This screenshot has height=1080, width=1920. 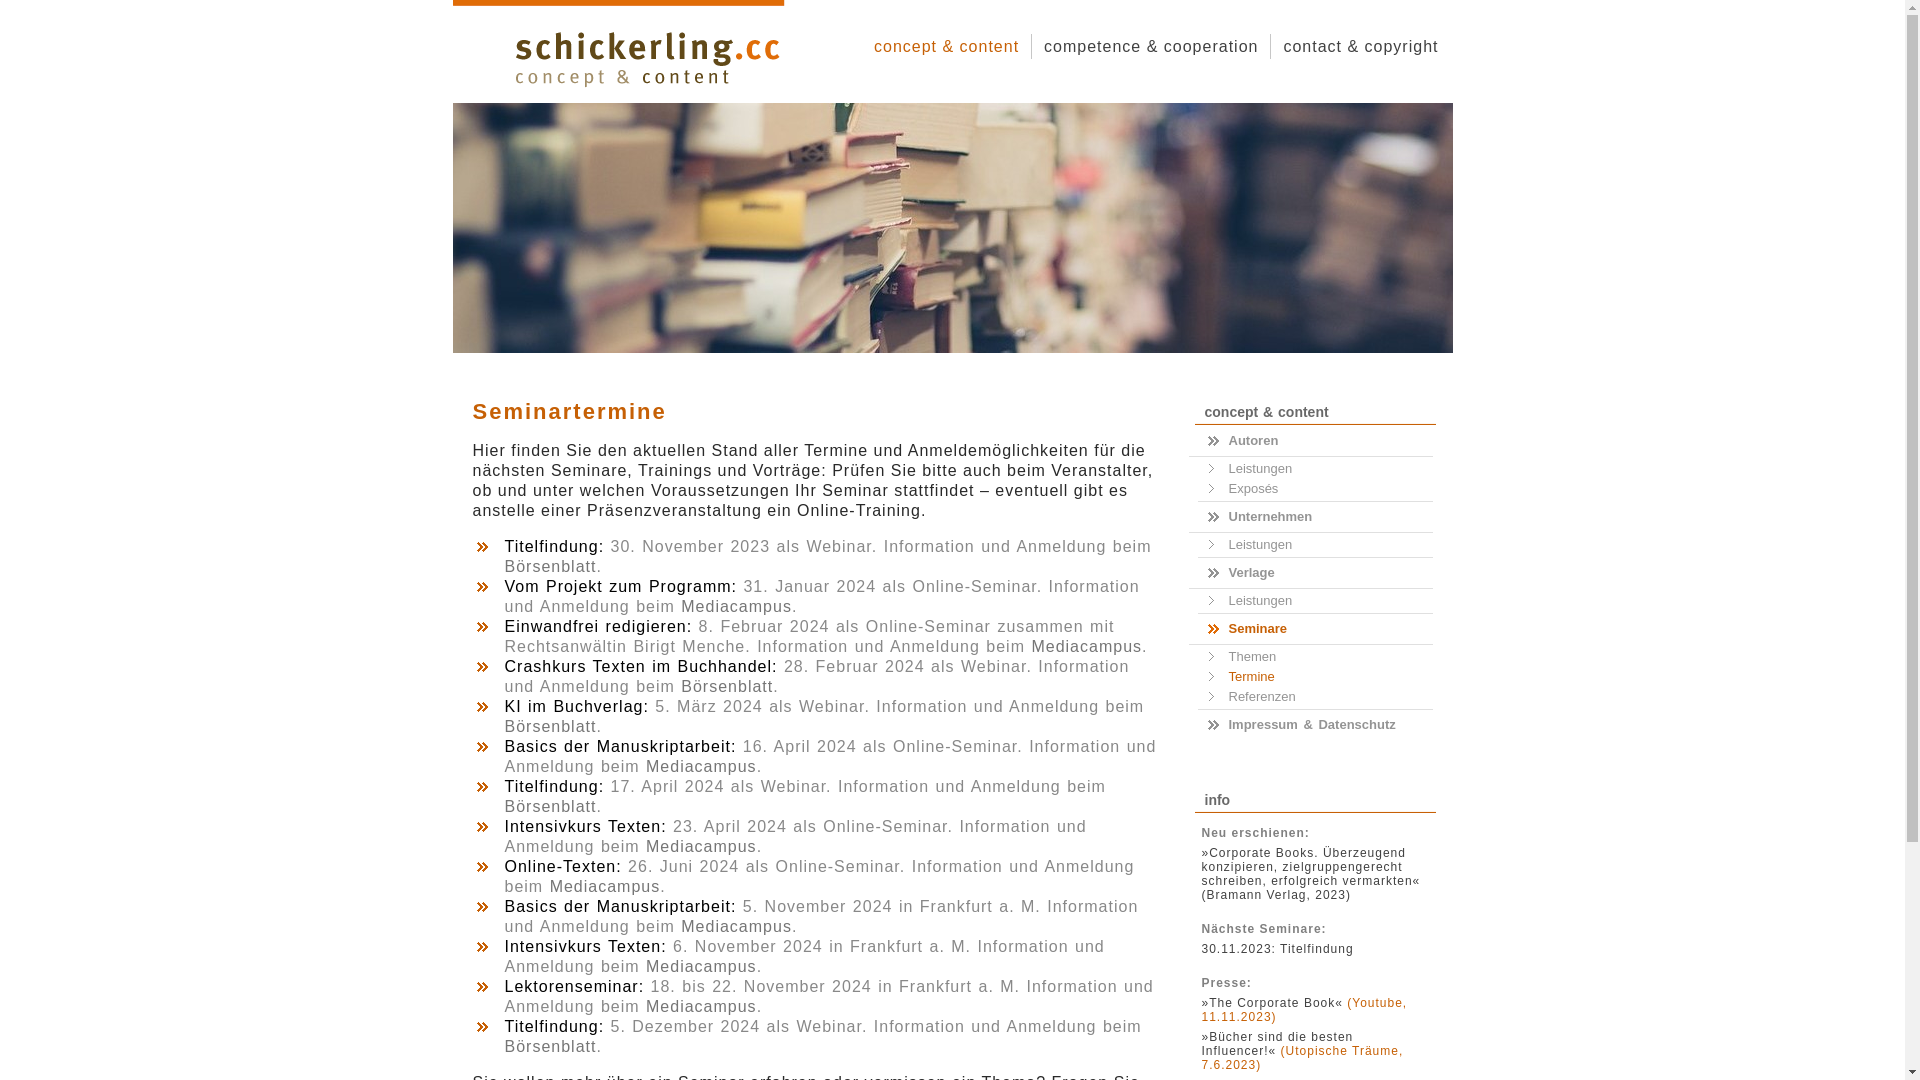 What do you see at coordinates (646, 57) in the screenshot?
I see `'schickerling-cc-logo'` at bounding box center [646, 57].